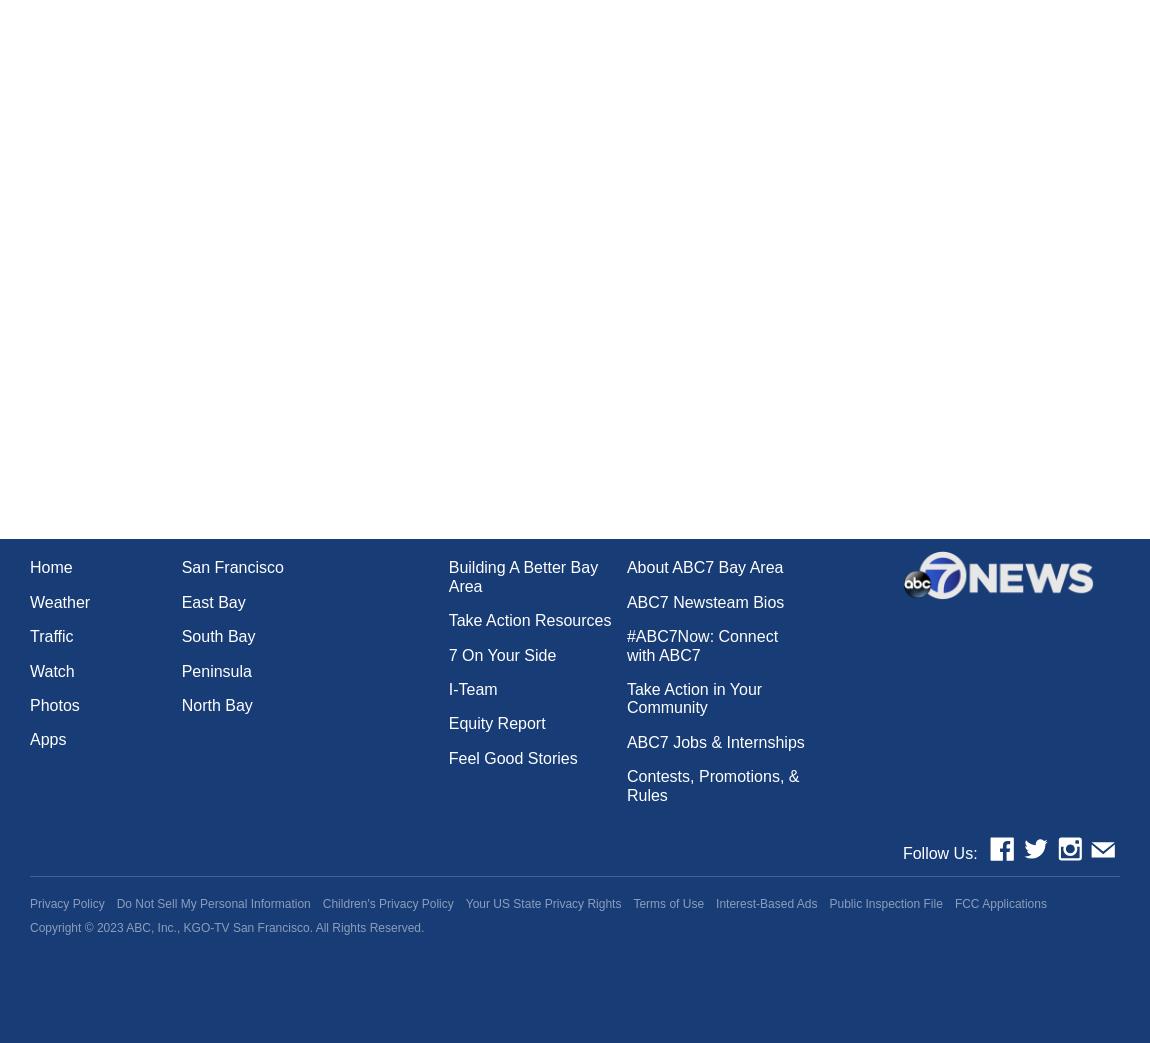 This screenshot has height=1043, width=1150. Describe the element at coordinates (387, 902) in the screenshot. I see `'Children's Privacy Policy'` at that location.